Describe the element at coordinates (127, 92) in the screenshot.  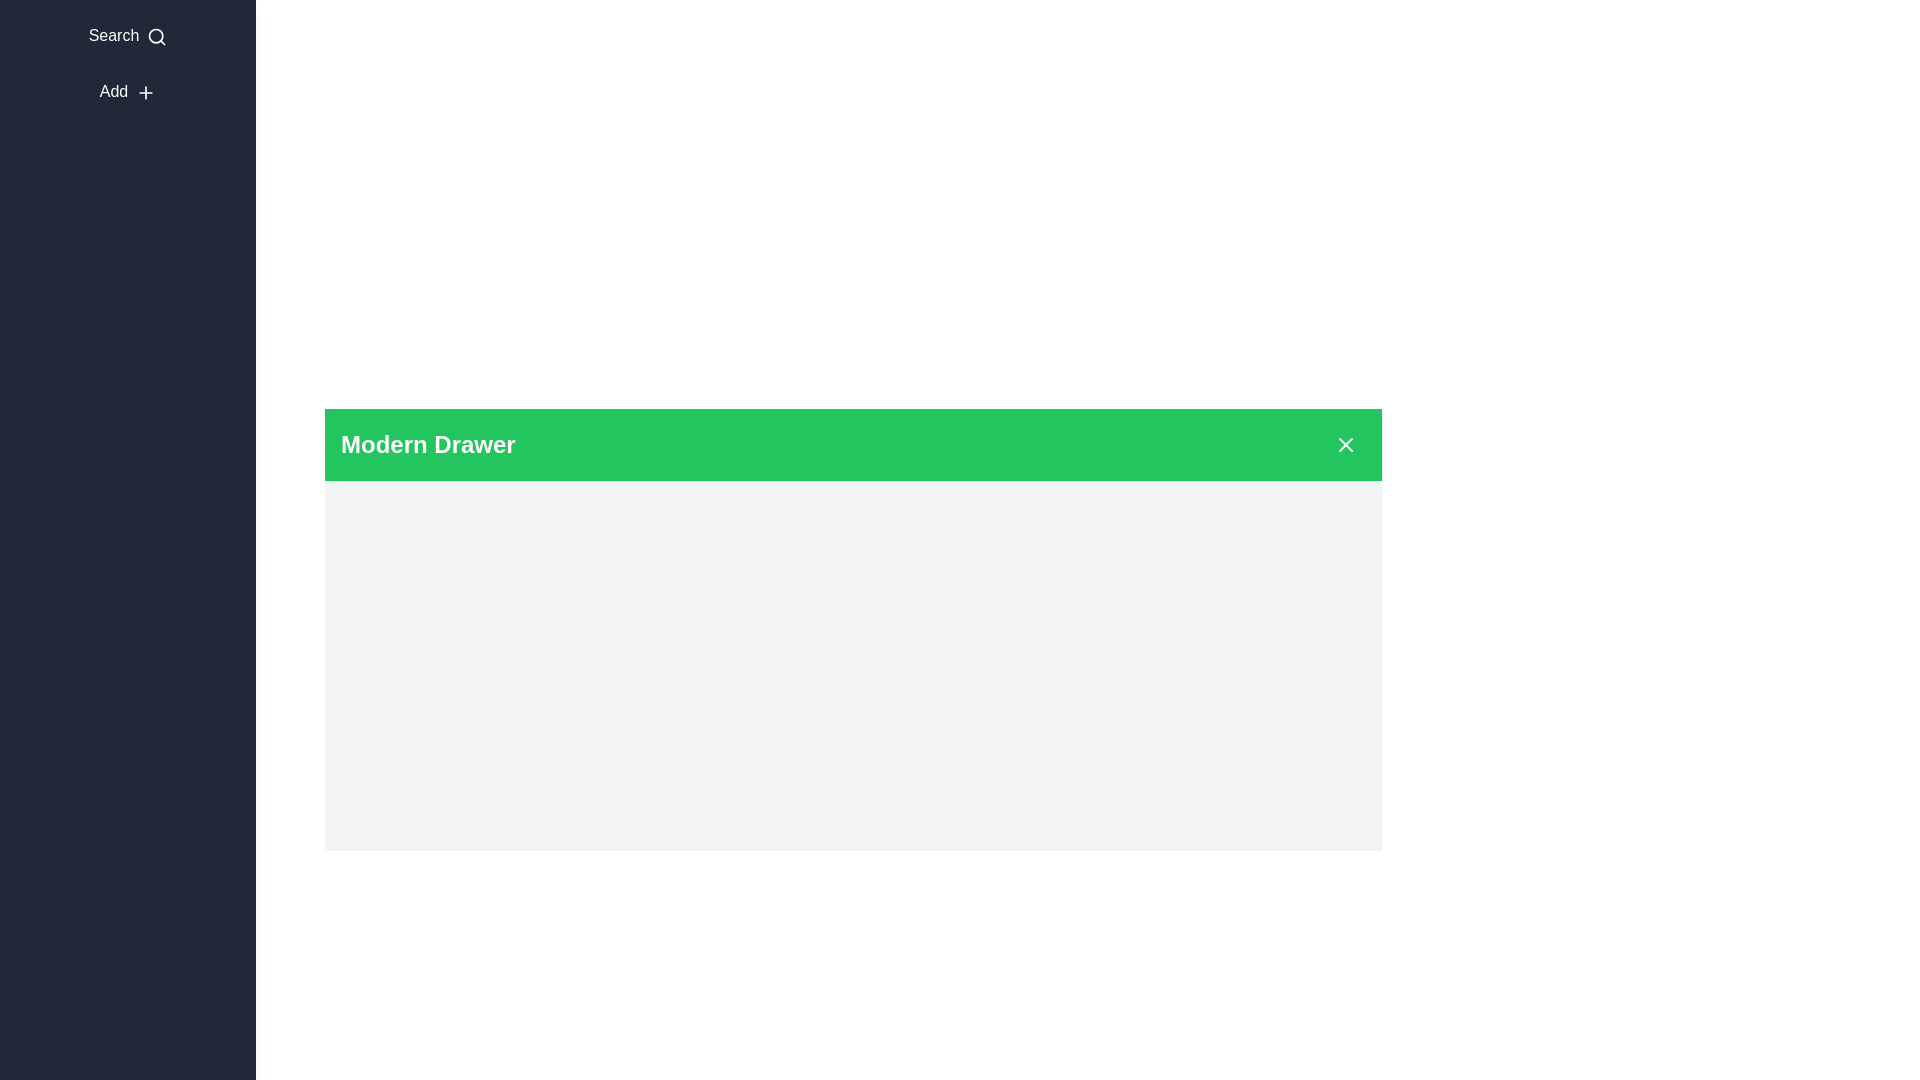
I see `the 'Add' button located below the 'Search' button in the top-left section of the interface` at that location.